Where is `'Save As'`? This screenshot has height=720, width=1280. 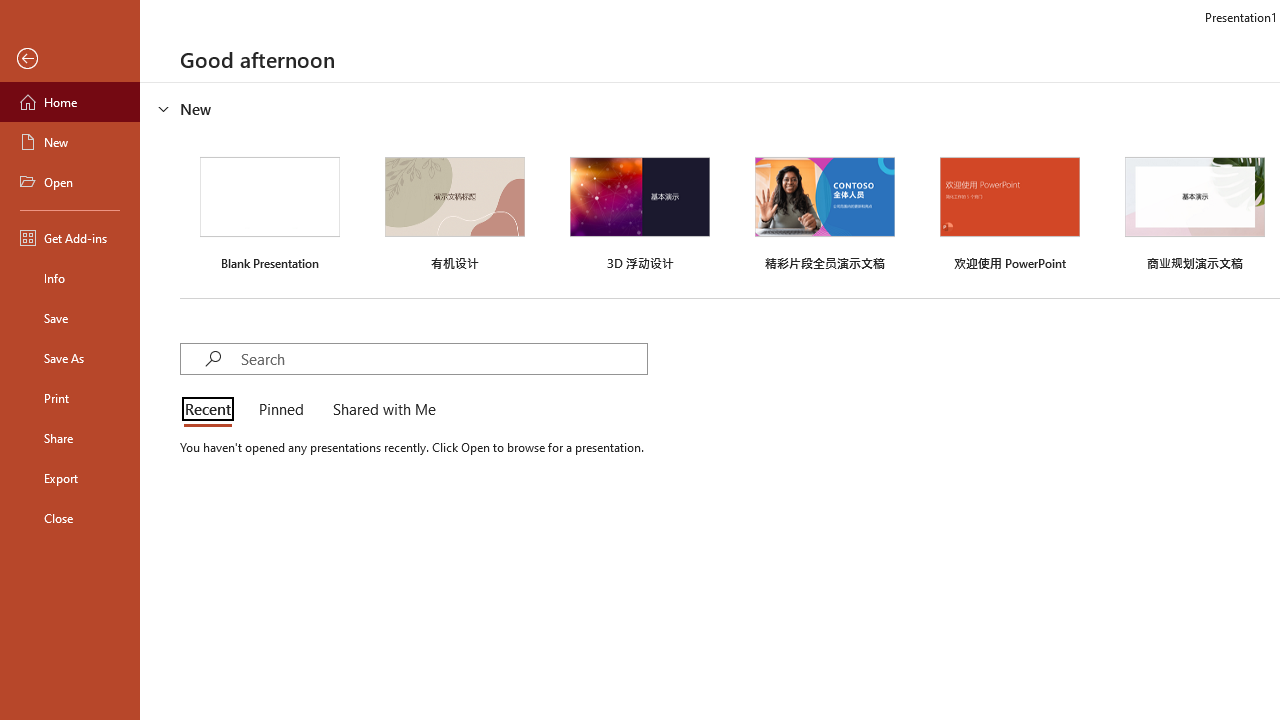
'Save As' is located at coordinates (69, 356).